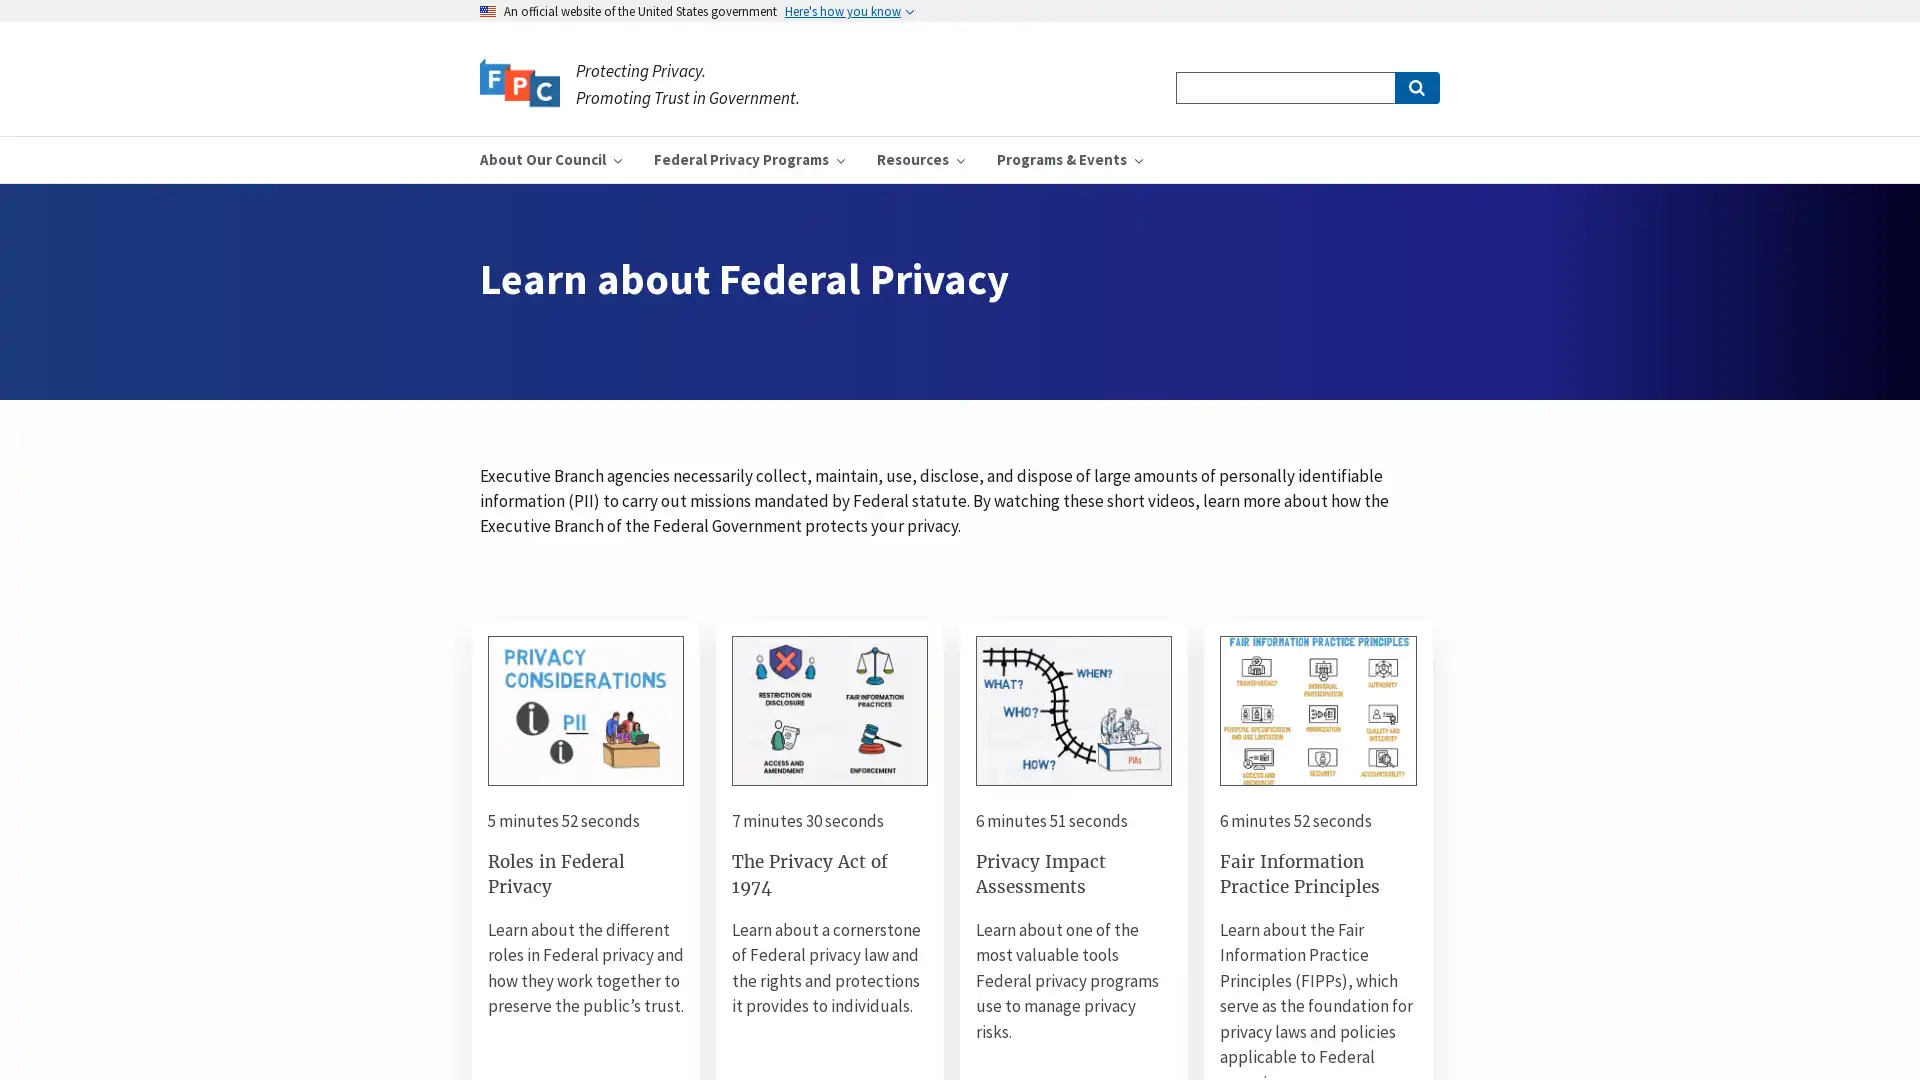  Describe the element at coordinates (849, 11) in the screenshot. I see `Here's how you know` at that location.